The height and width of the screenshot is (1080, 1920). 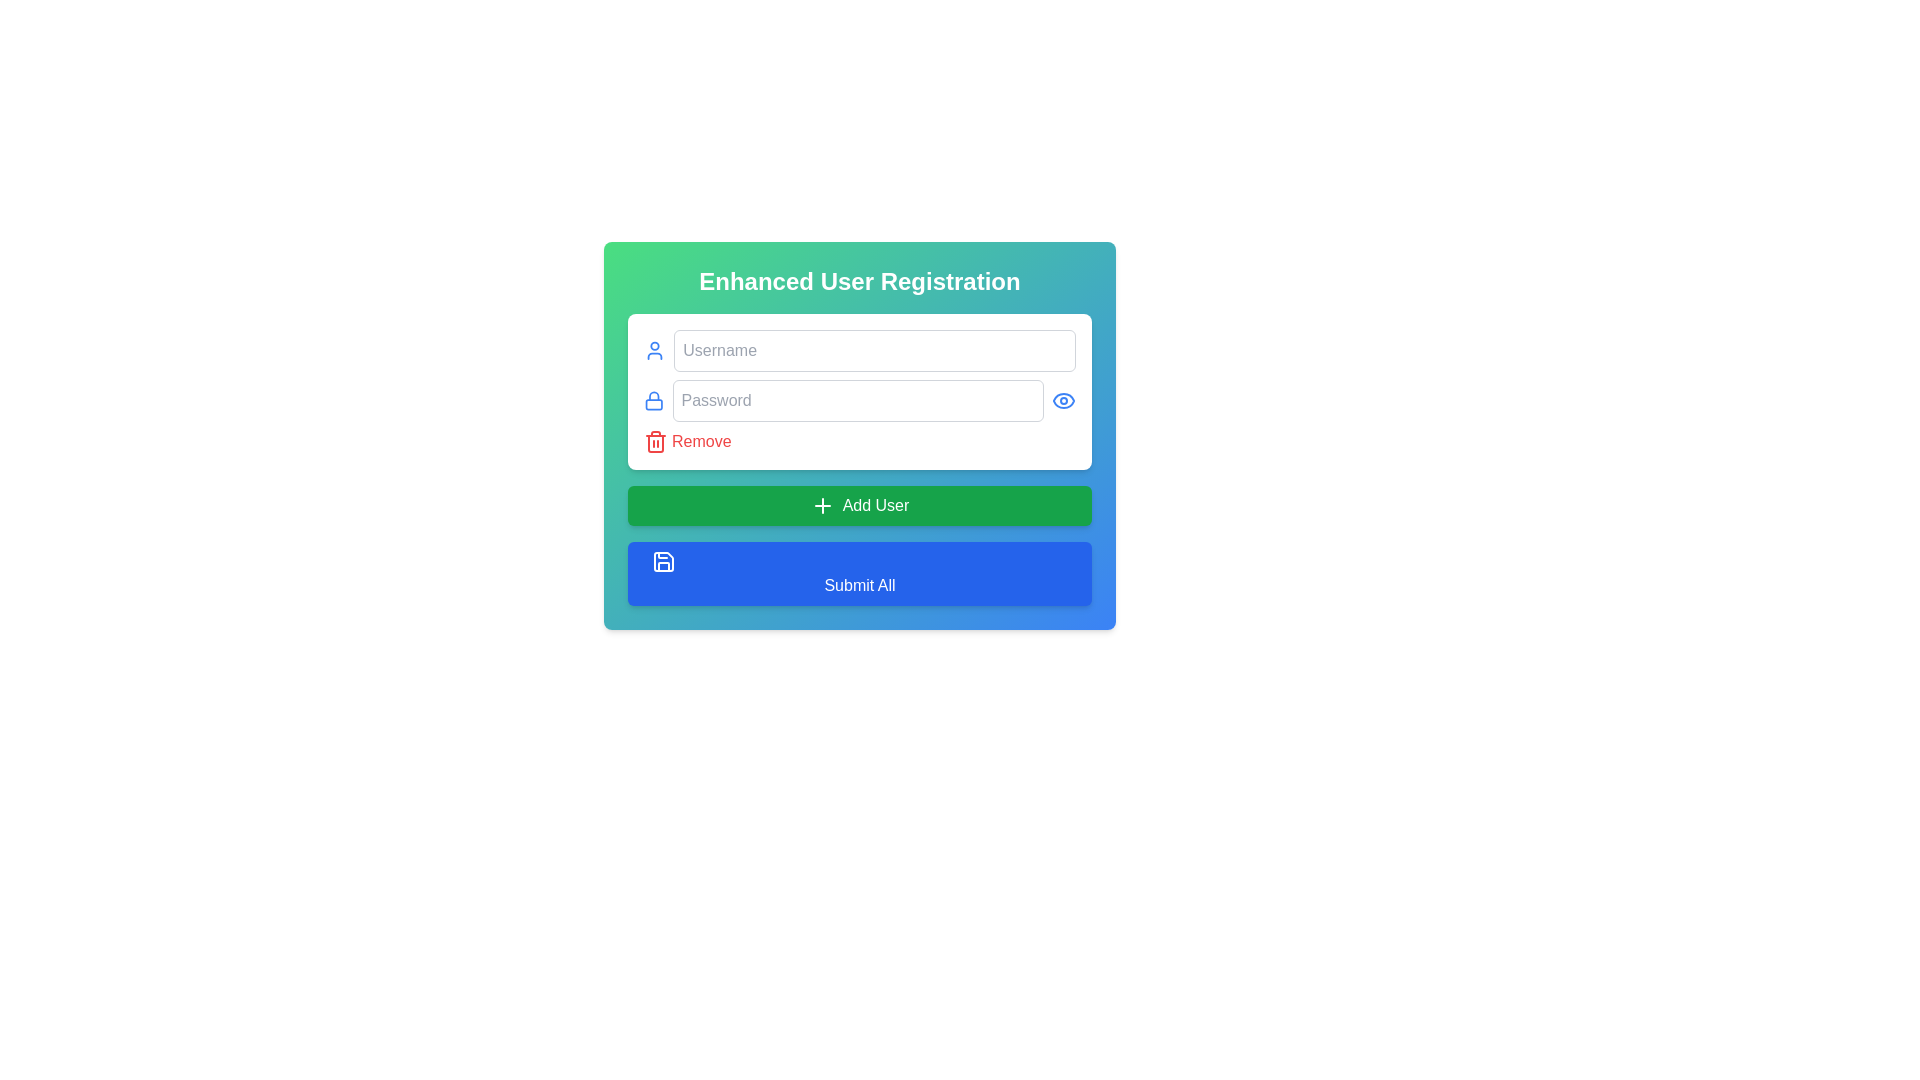 What do you see at coordinates (822, 504) in the screenshot?
I see `keyboard navigation` at bounding box center [822, 504].